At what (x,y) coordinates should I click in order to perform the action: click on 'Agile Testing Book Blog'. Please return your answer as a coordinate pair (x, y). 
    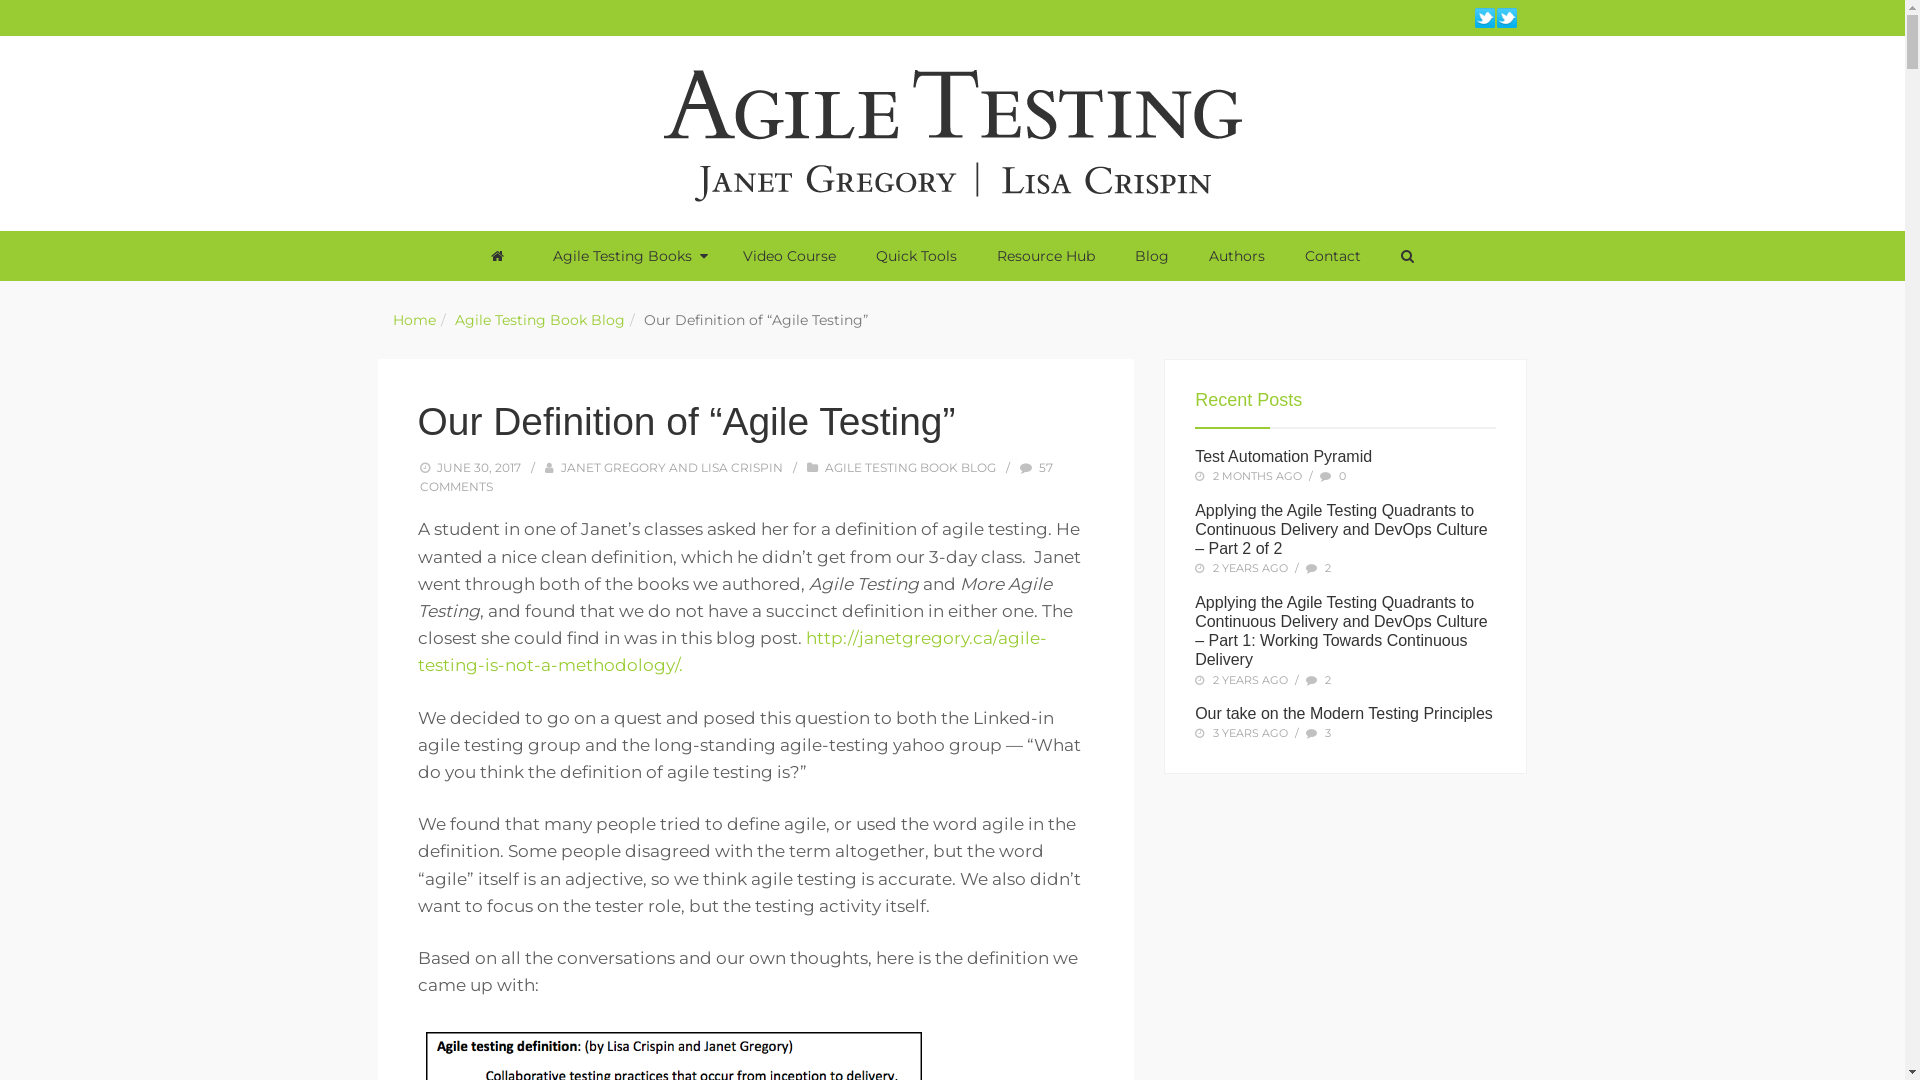
    Looking at the image, I should click on (538, 319).